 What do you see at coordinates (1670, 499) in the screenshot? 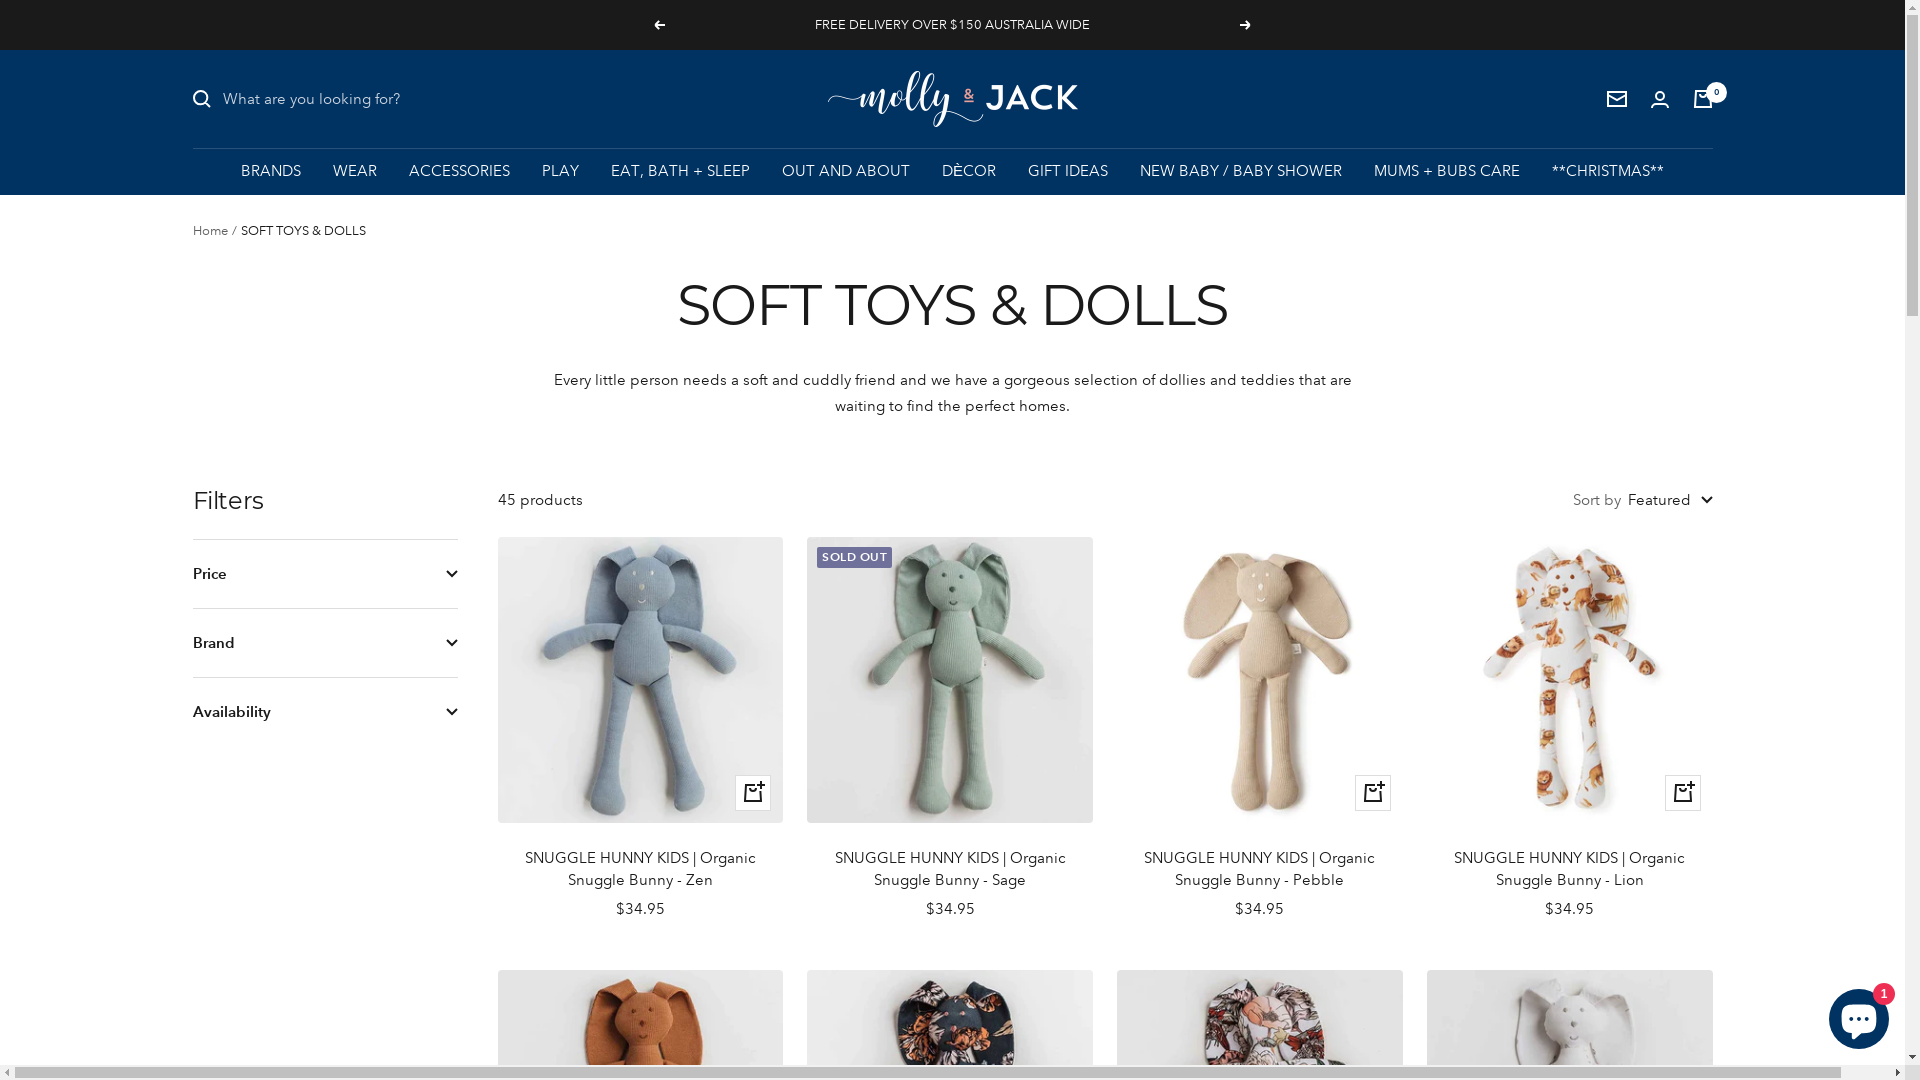
I see `'Featured'` at bounding box center [1670, 499].